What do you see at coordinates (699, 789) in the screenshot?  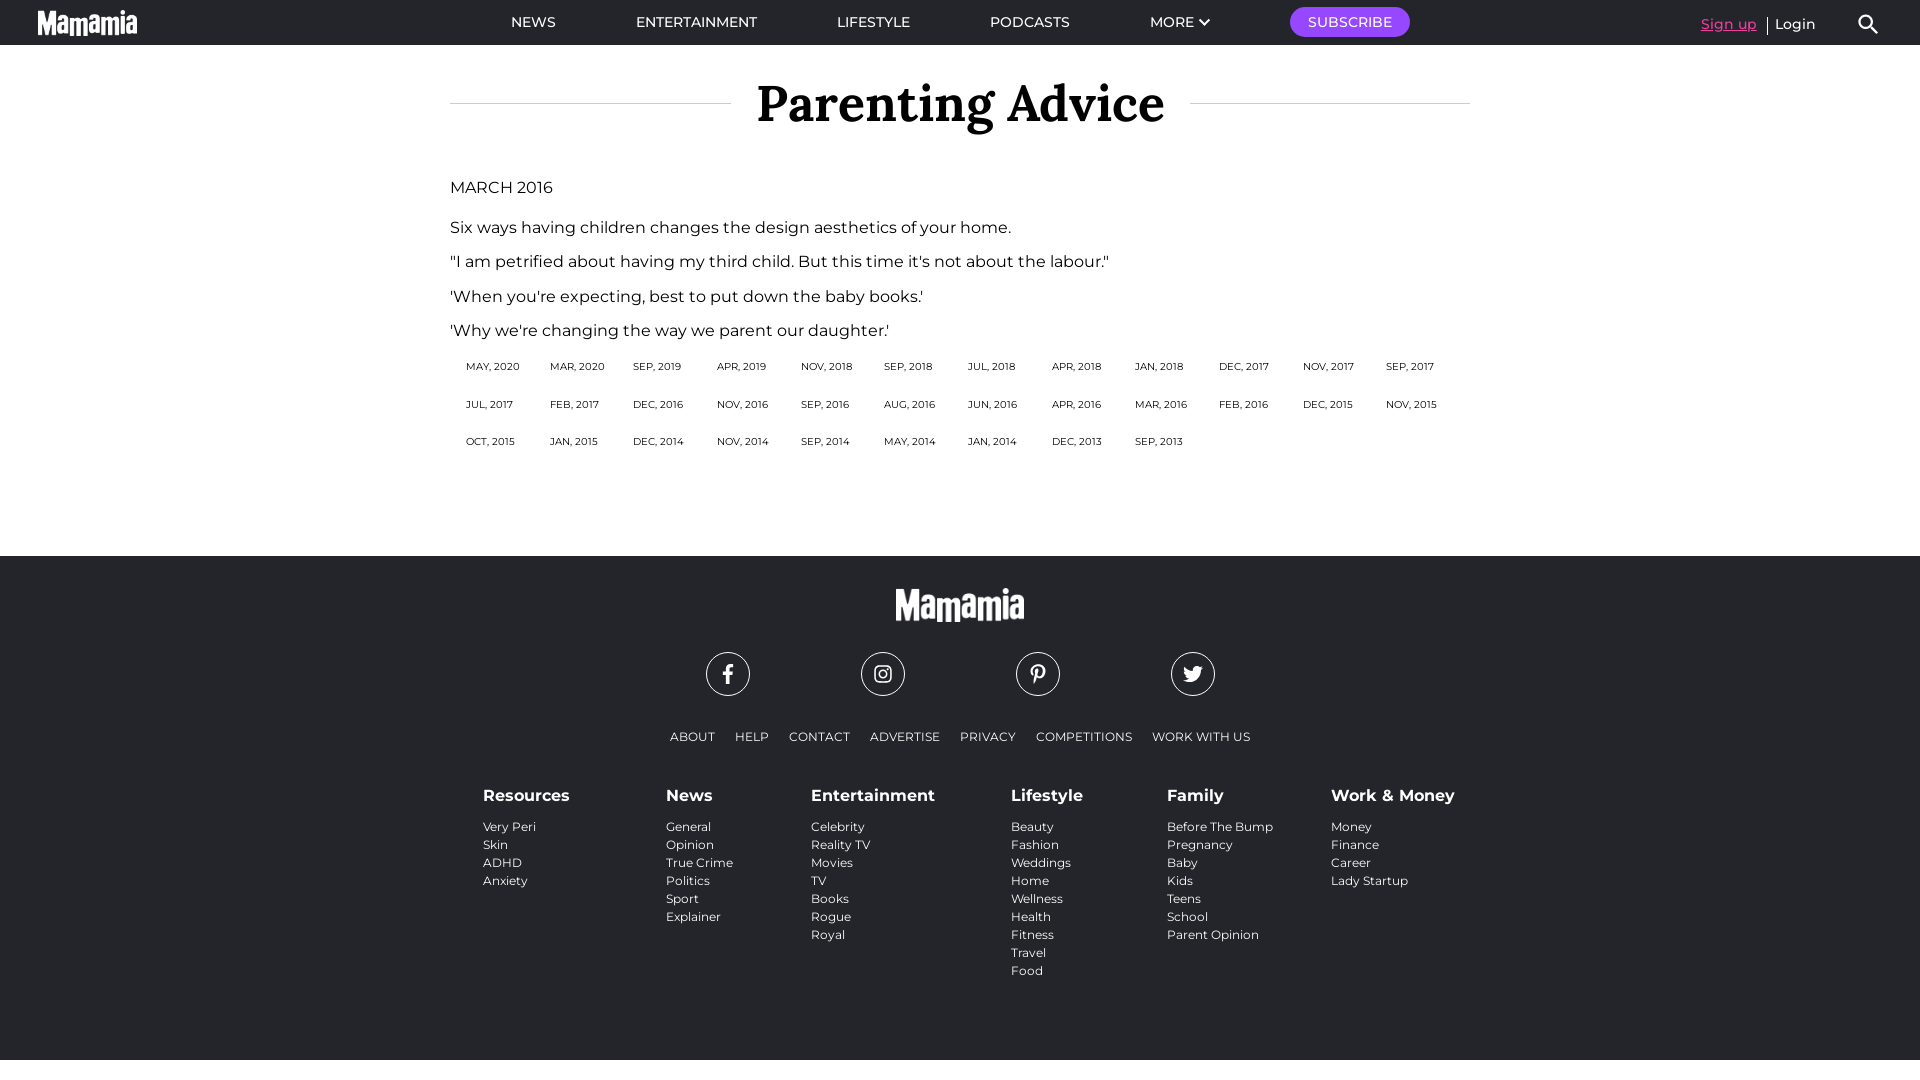 I see `'News'` at bounding box center [699, 789].